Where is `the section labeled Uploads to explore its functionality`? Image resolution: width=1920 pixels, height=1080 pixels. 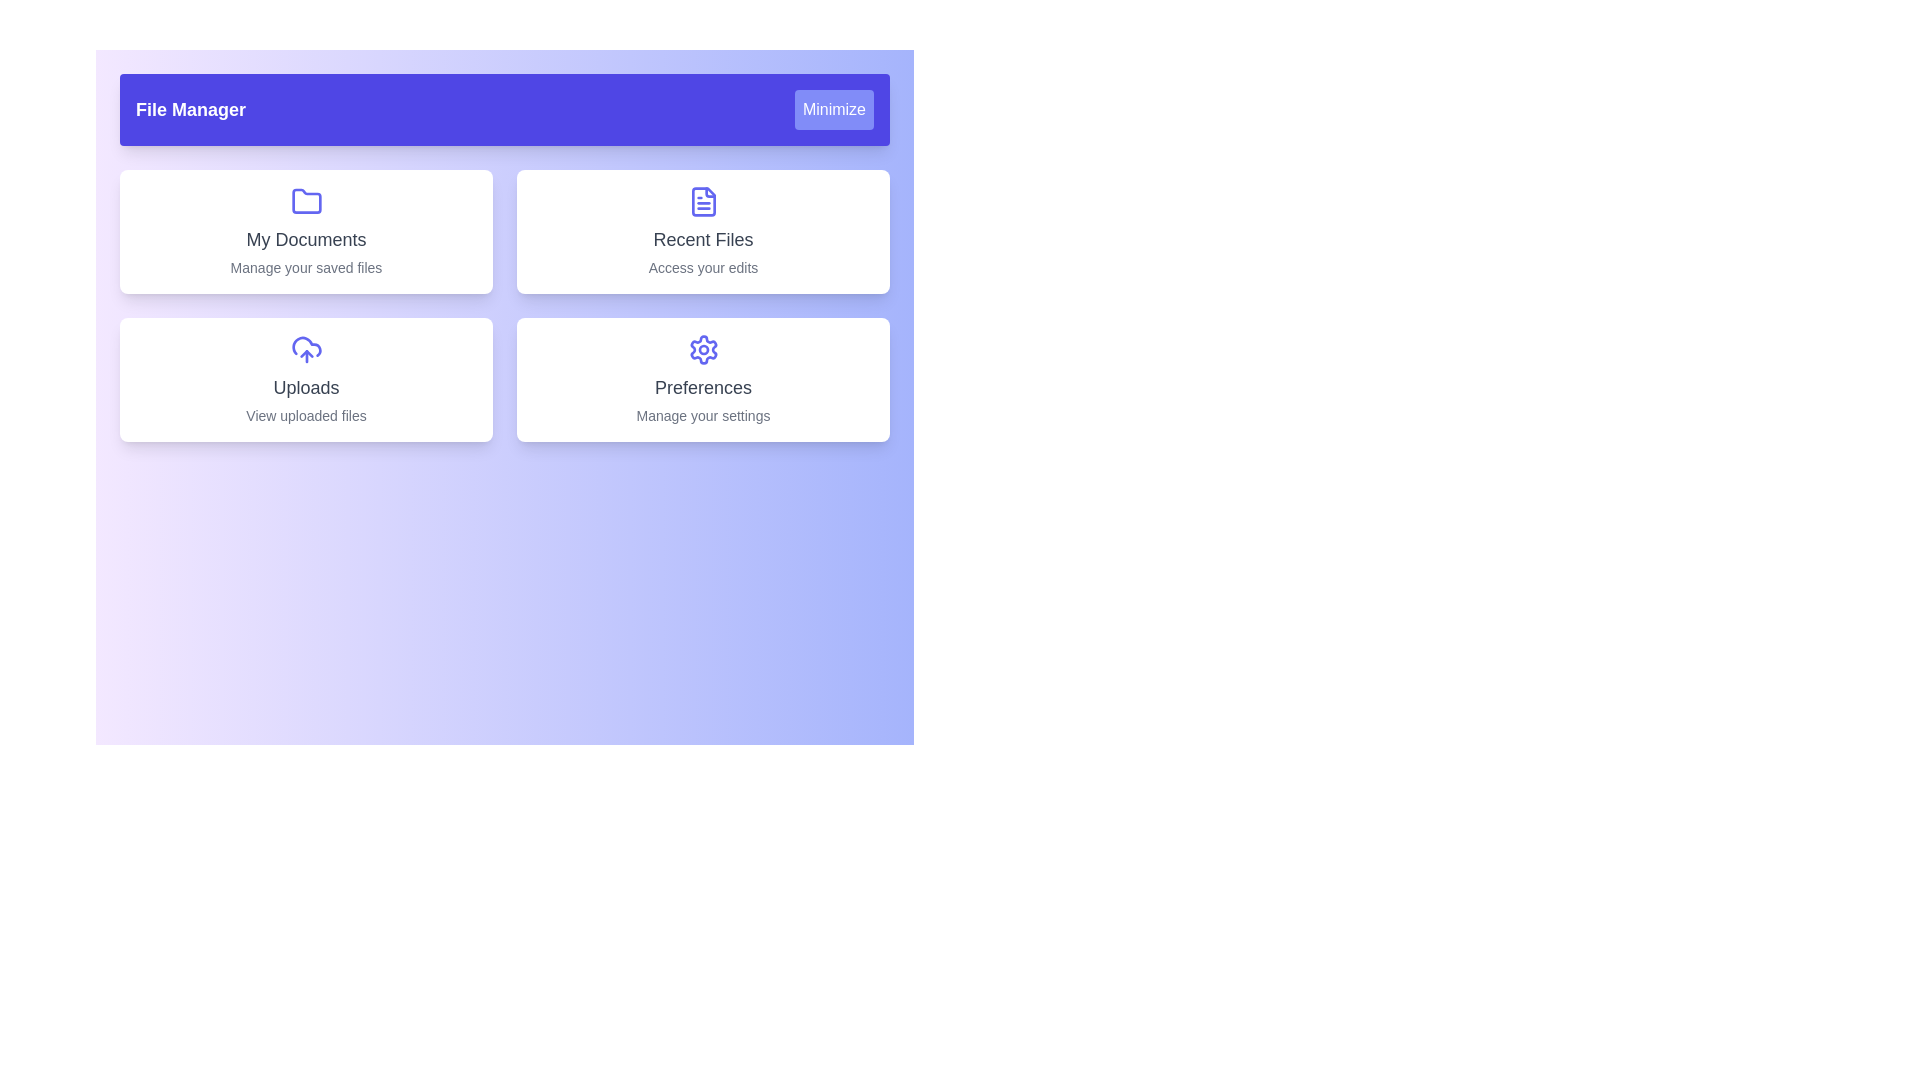
the section labeled Uploads to explore its functionality is located at coordinates (305, 380).